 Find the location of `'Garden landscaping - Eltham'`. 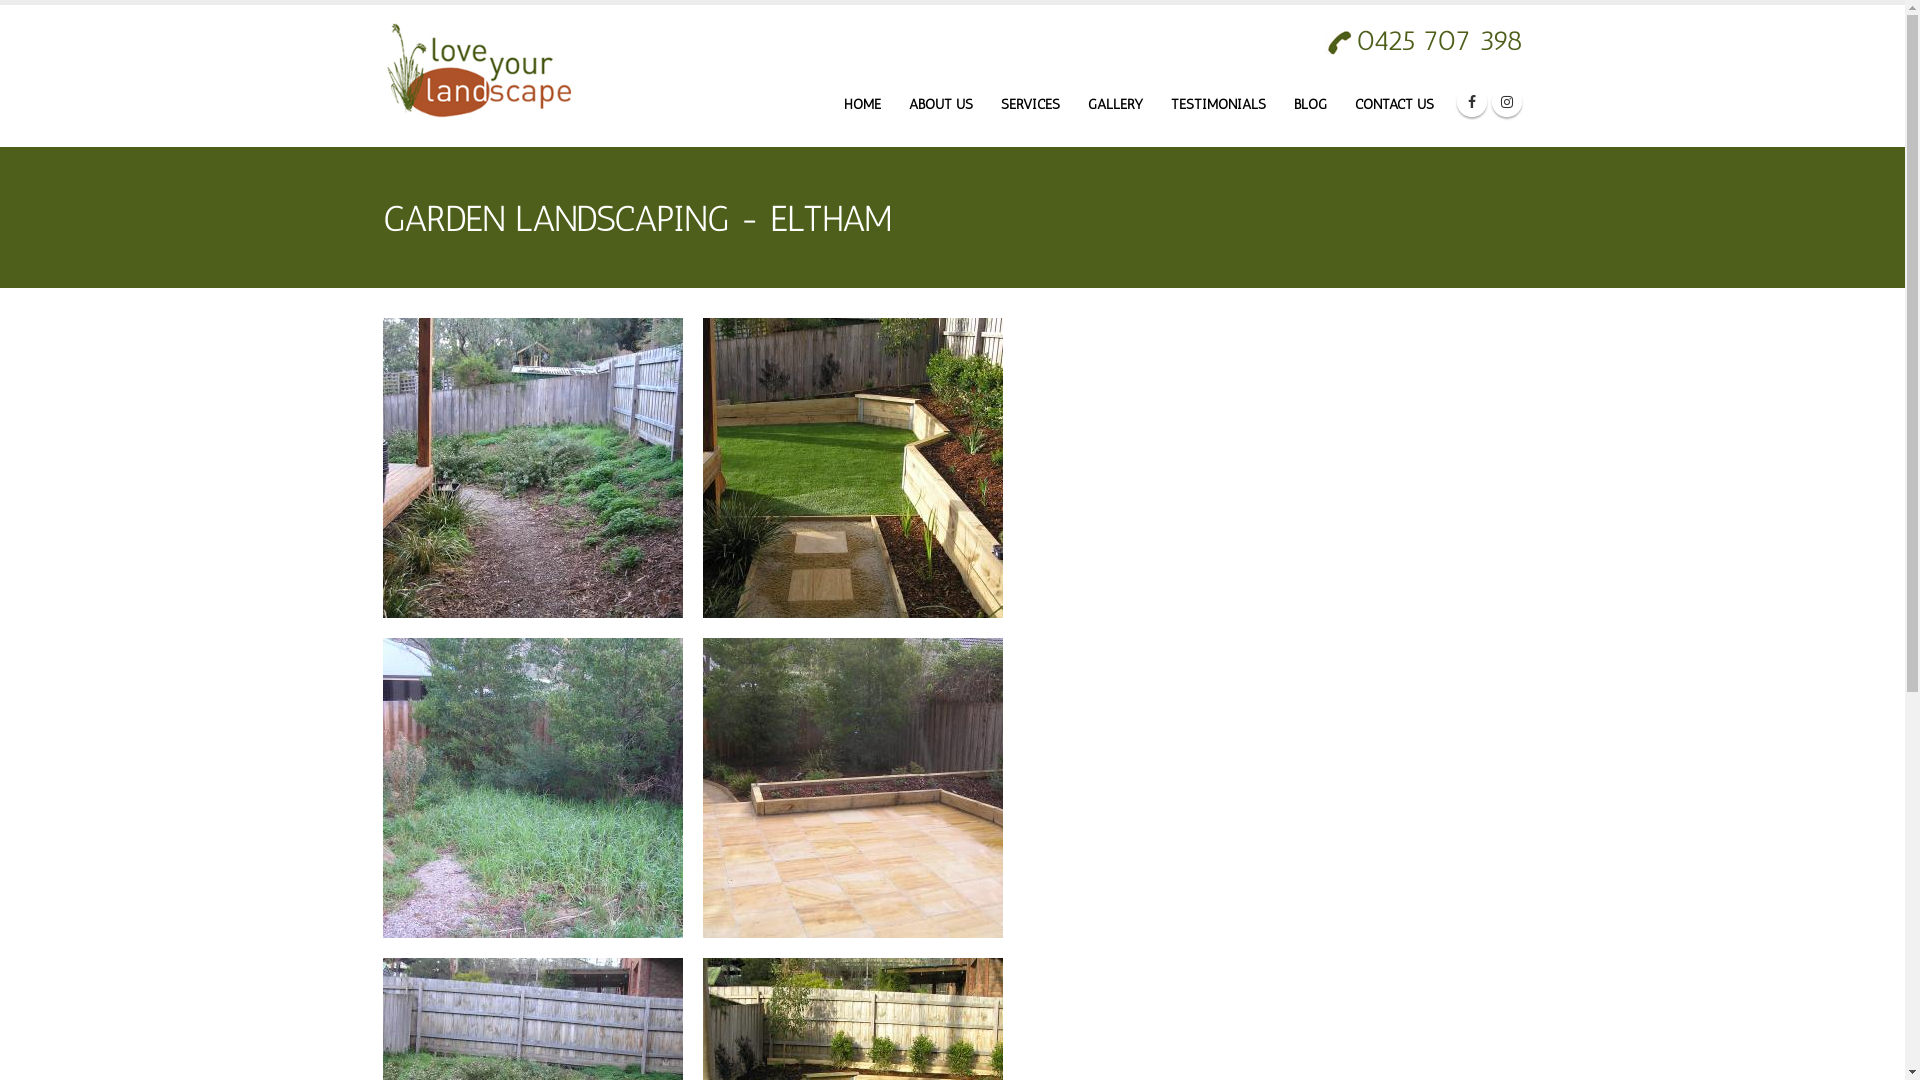

'Garden landscaping - Eltham' is located at coordinates (532, 466).